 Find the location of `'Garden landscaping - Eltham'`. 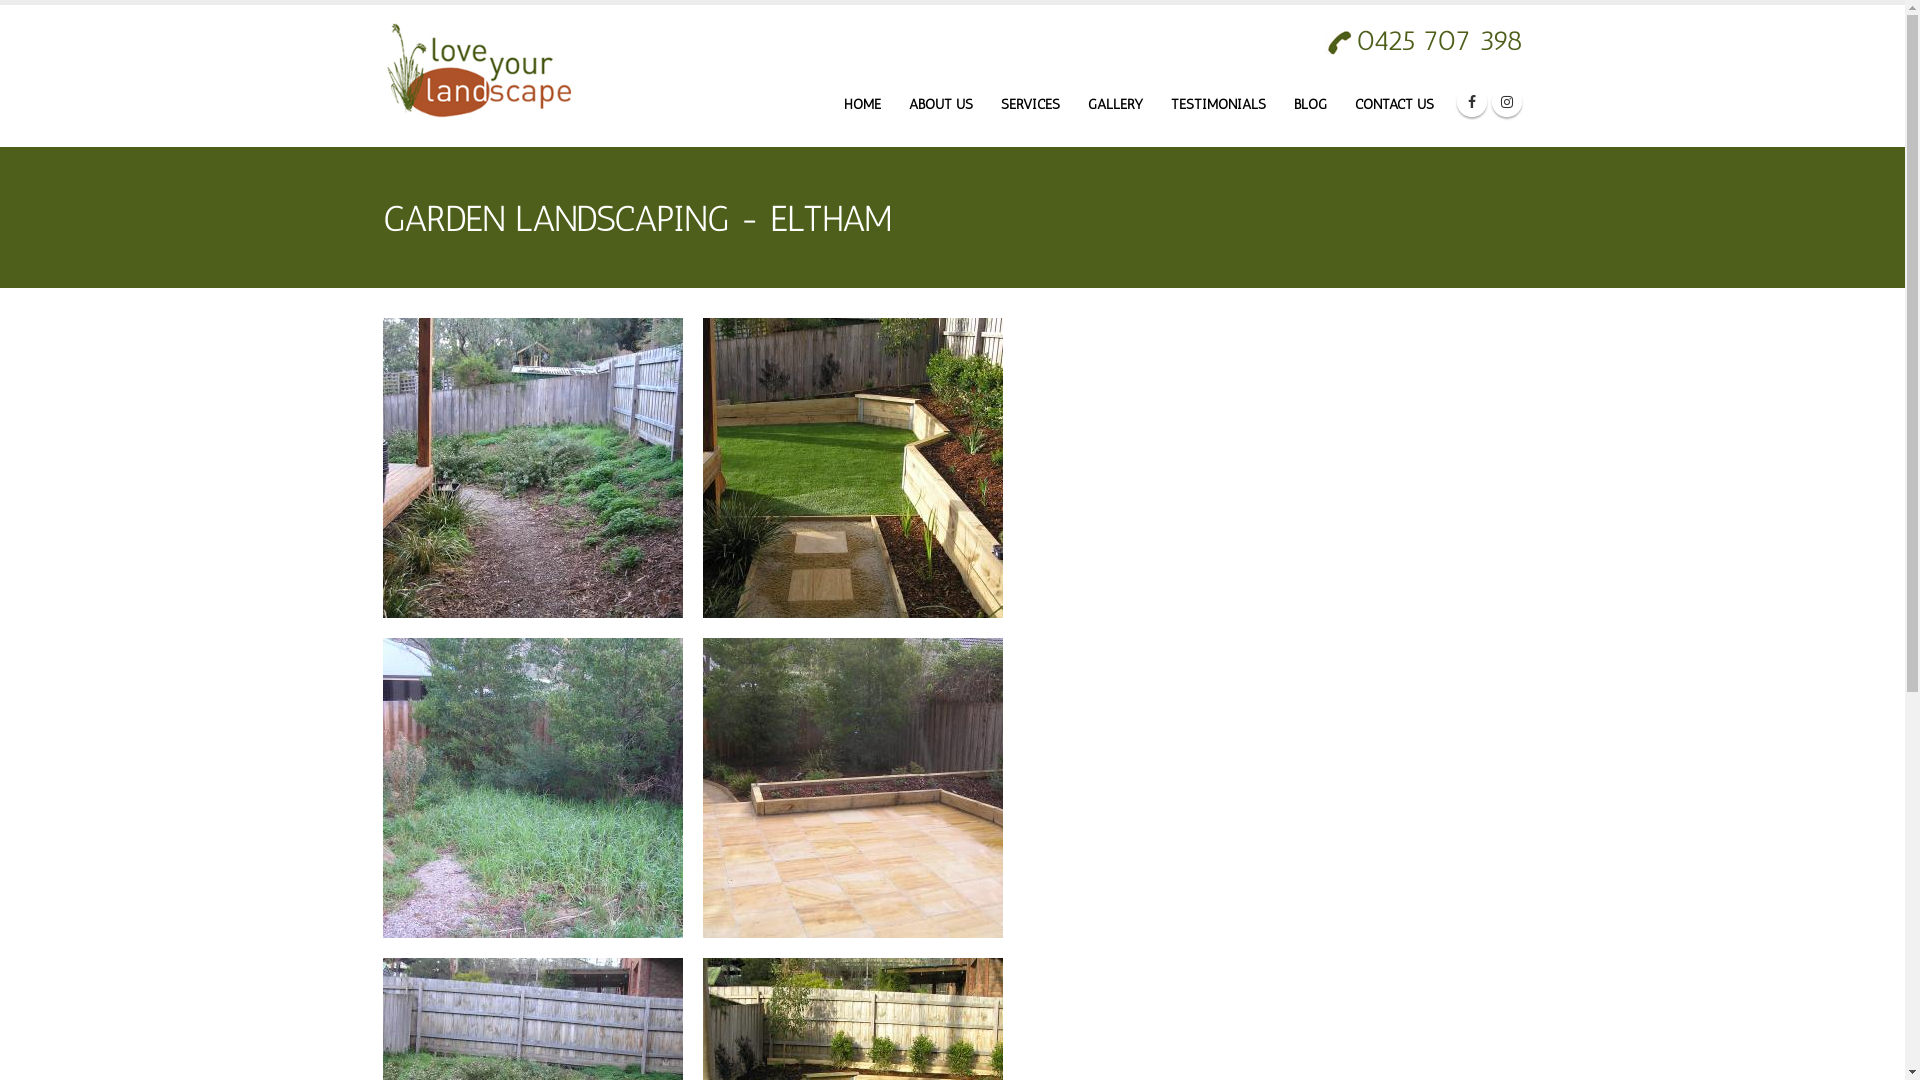

'Garden landscaping - Eltham' is located at coordinates (532, 466).